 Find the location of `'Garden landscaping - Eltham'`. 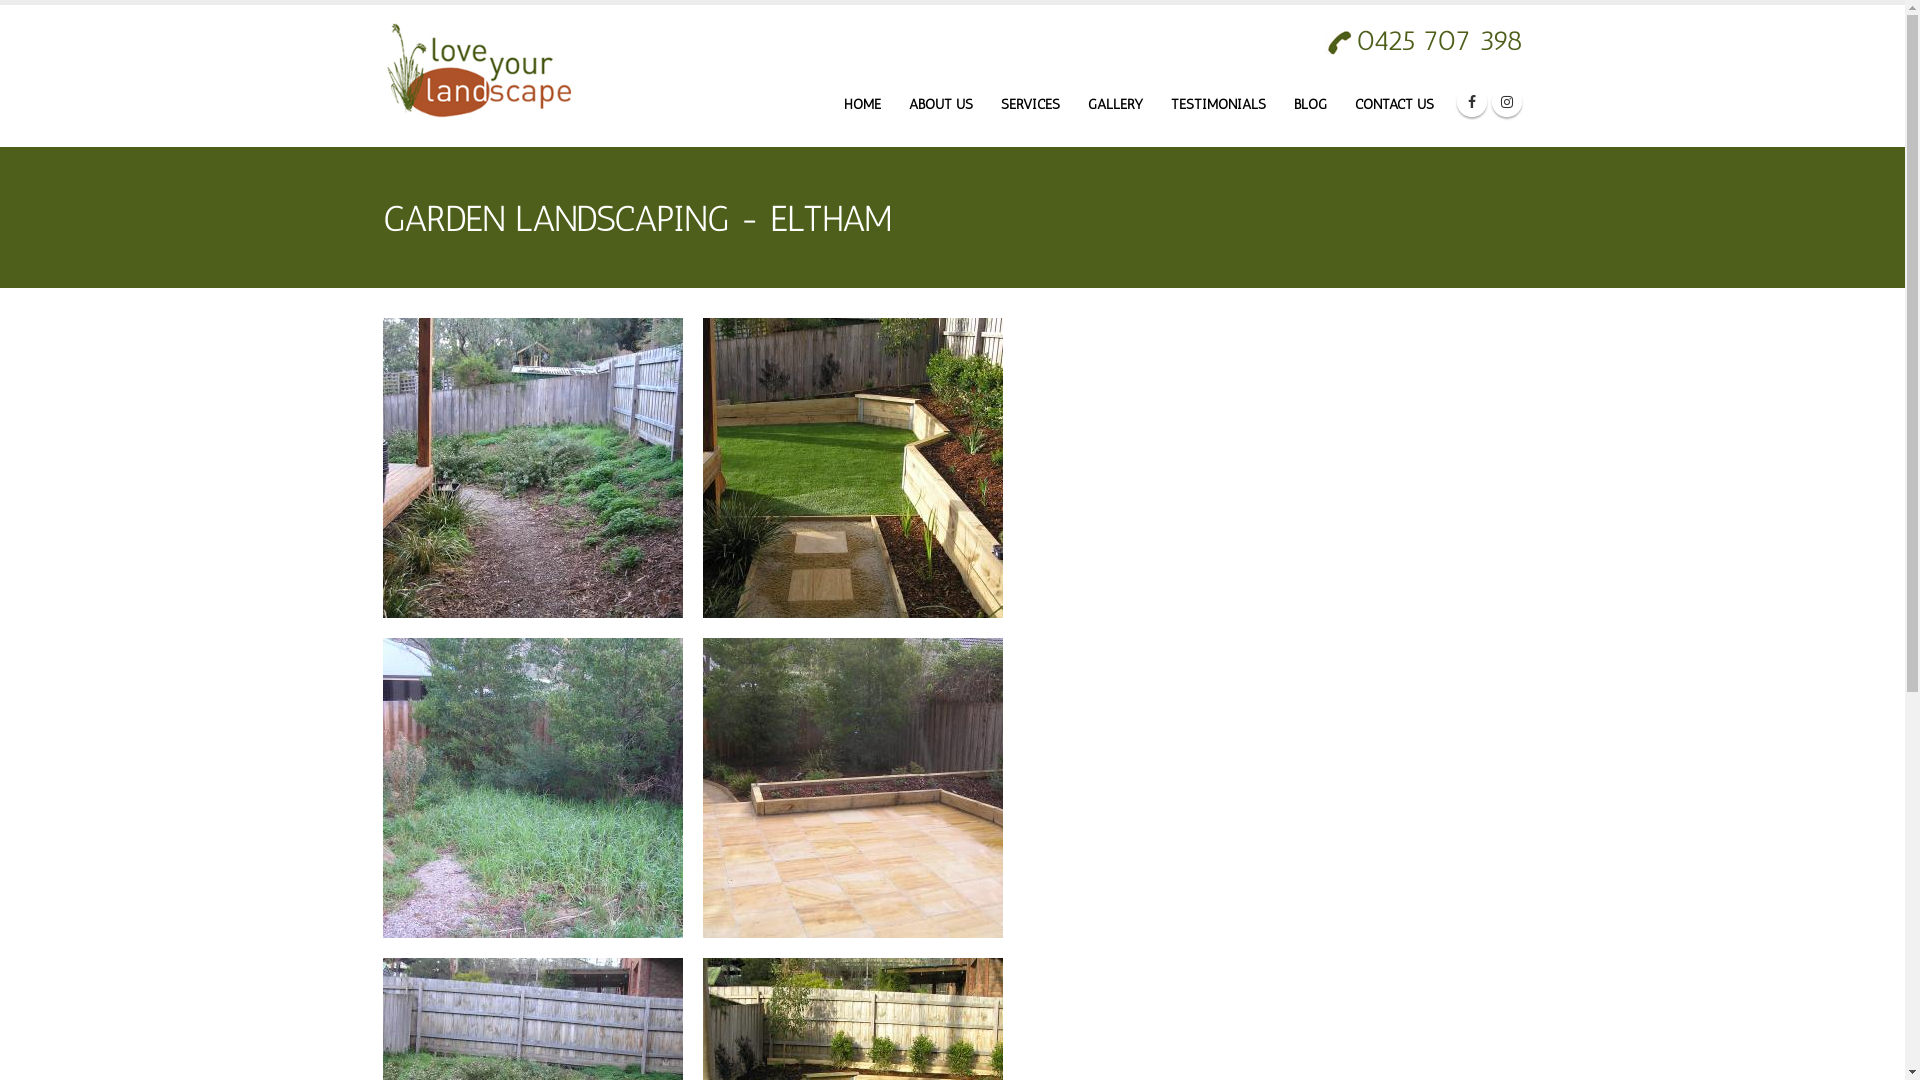

'Garden landscaping - Eltham' is located at coordinates (532, 466).